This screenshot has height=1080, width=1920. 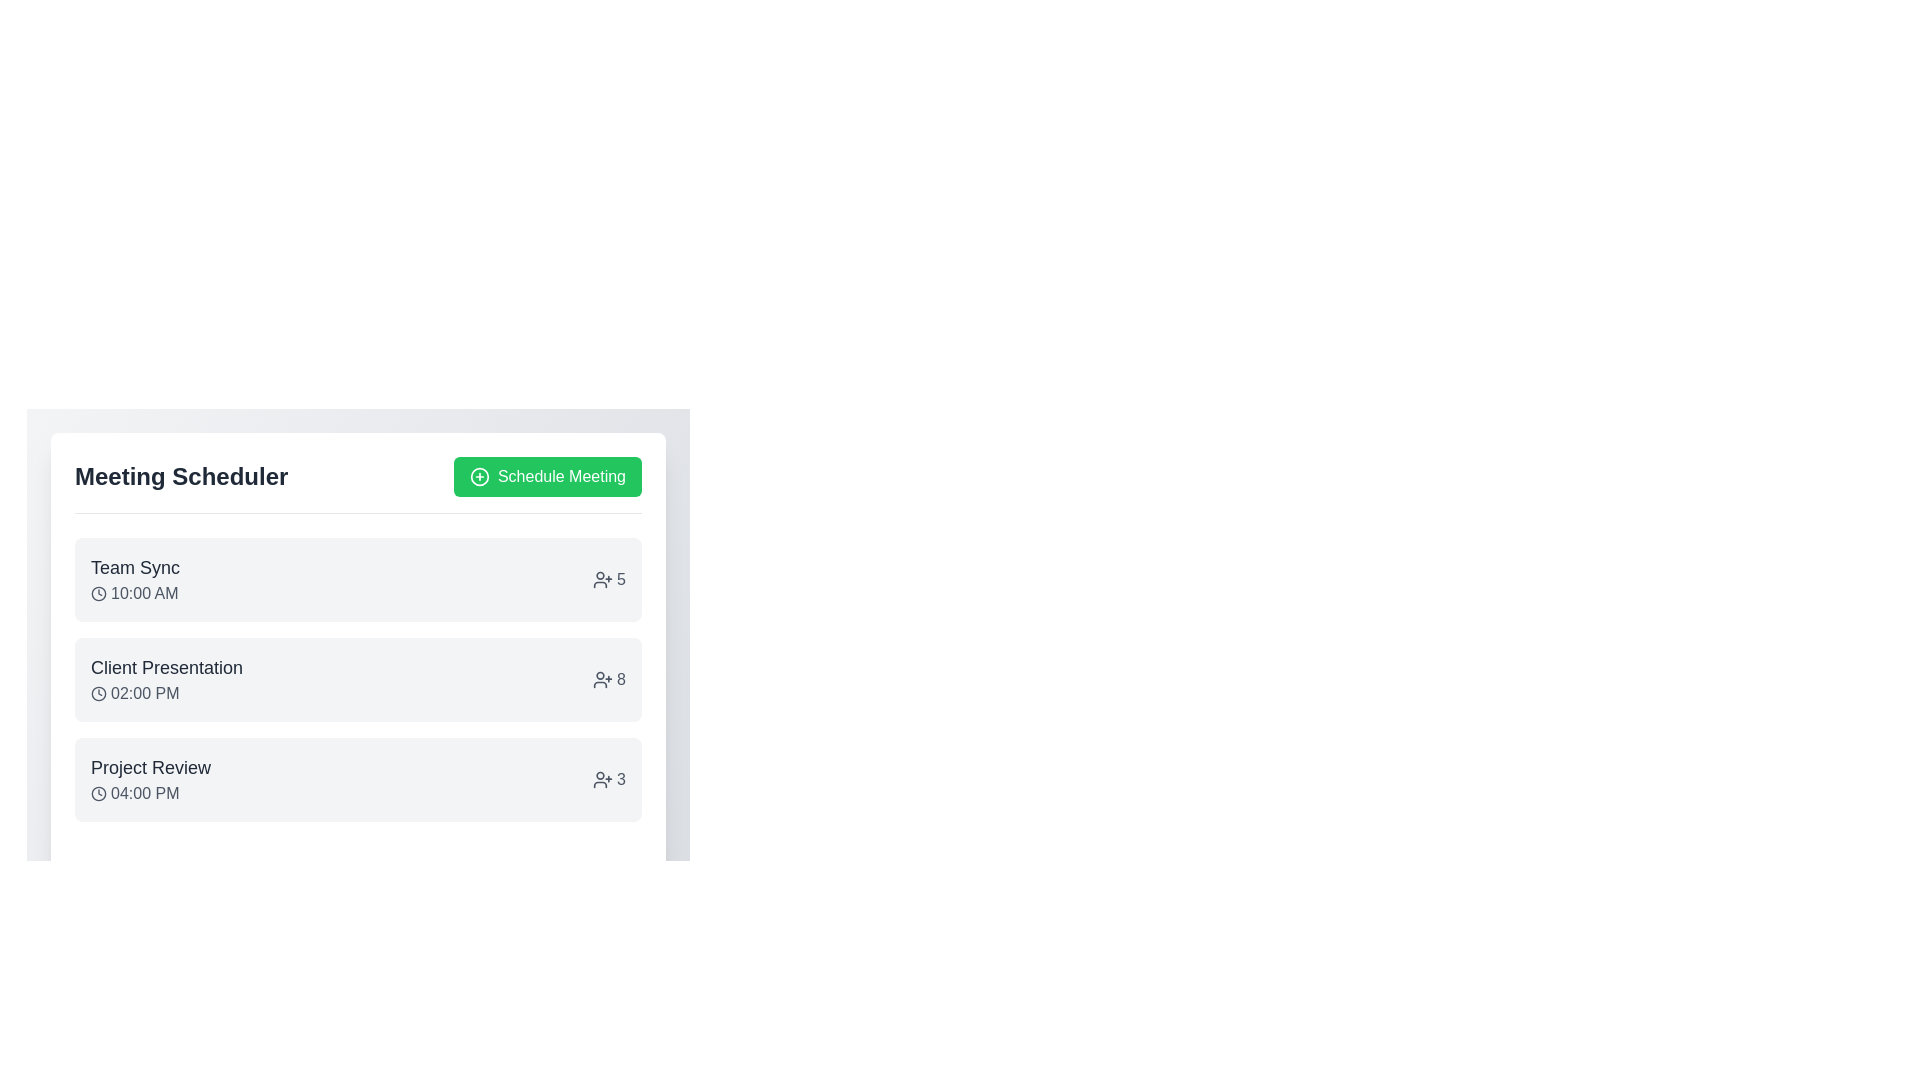 What do you see at coordinates (134, 593) in the screenshot?
I see `the information displayed in the text label indicating the scheduled time` at bounding box center [134, 593].